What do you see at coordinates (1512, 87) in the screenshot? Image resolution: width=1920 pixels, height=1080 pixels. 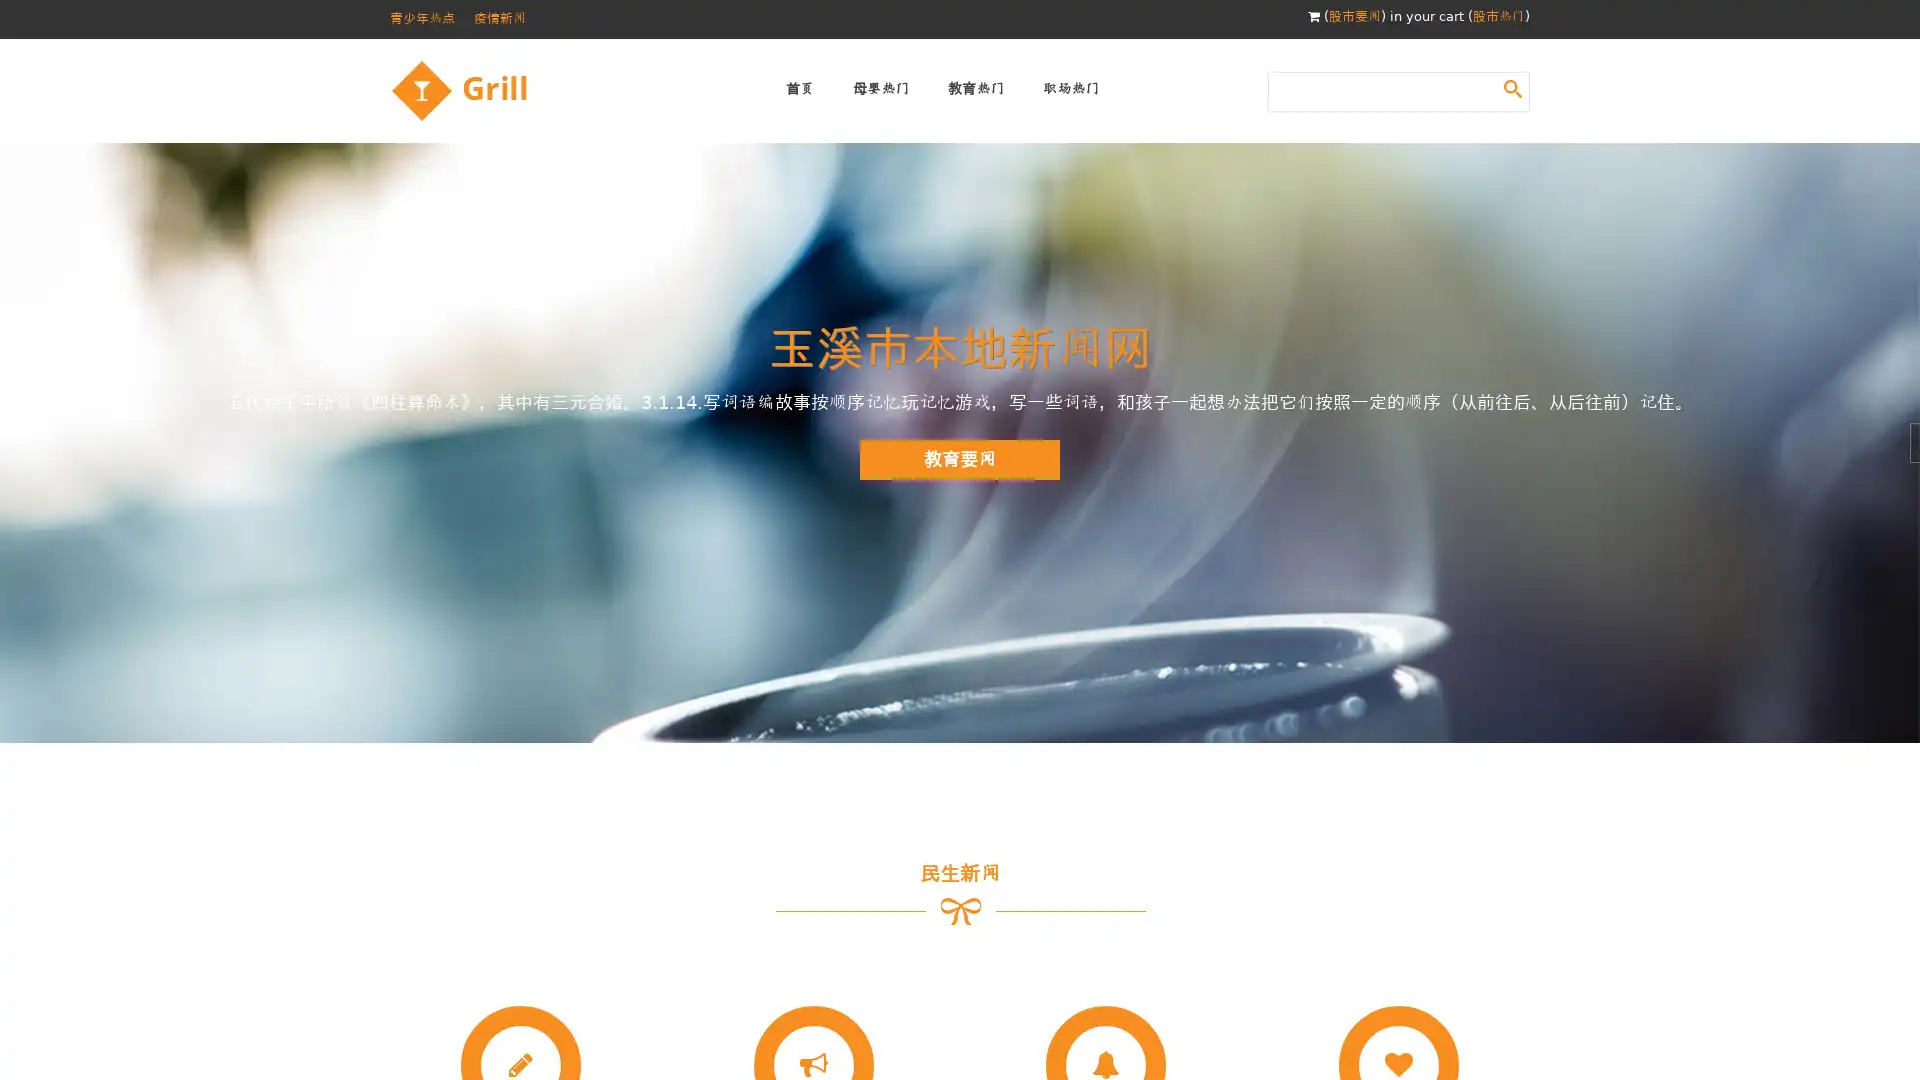 I see `Submit` at bounding box center [1512, 87].